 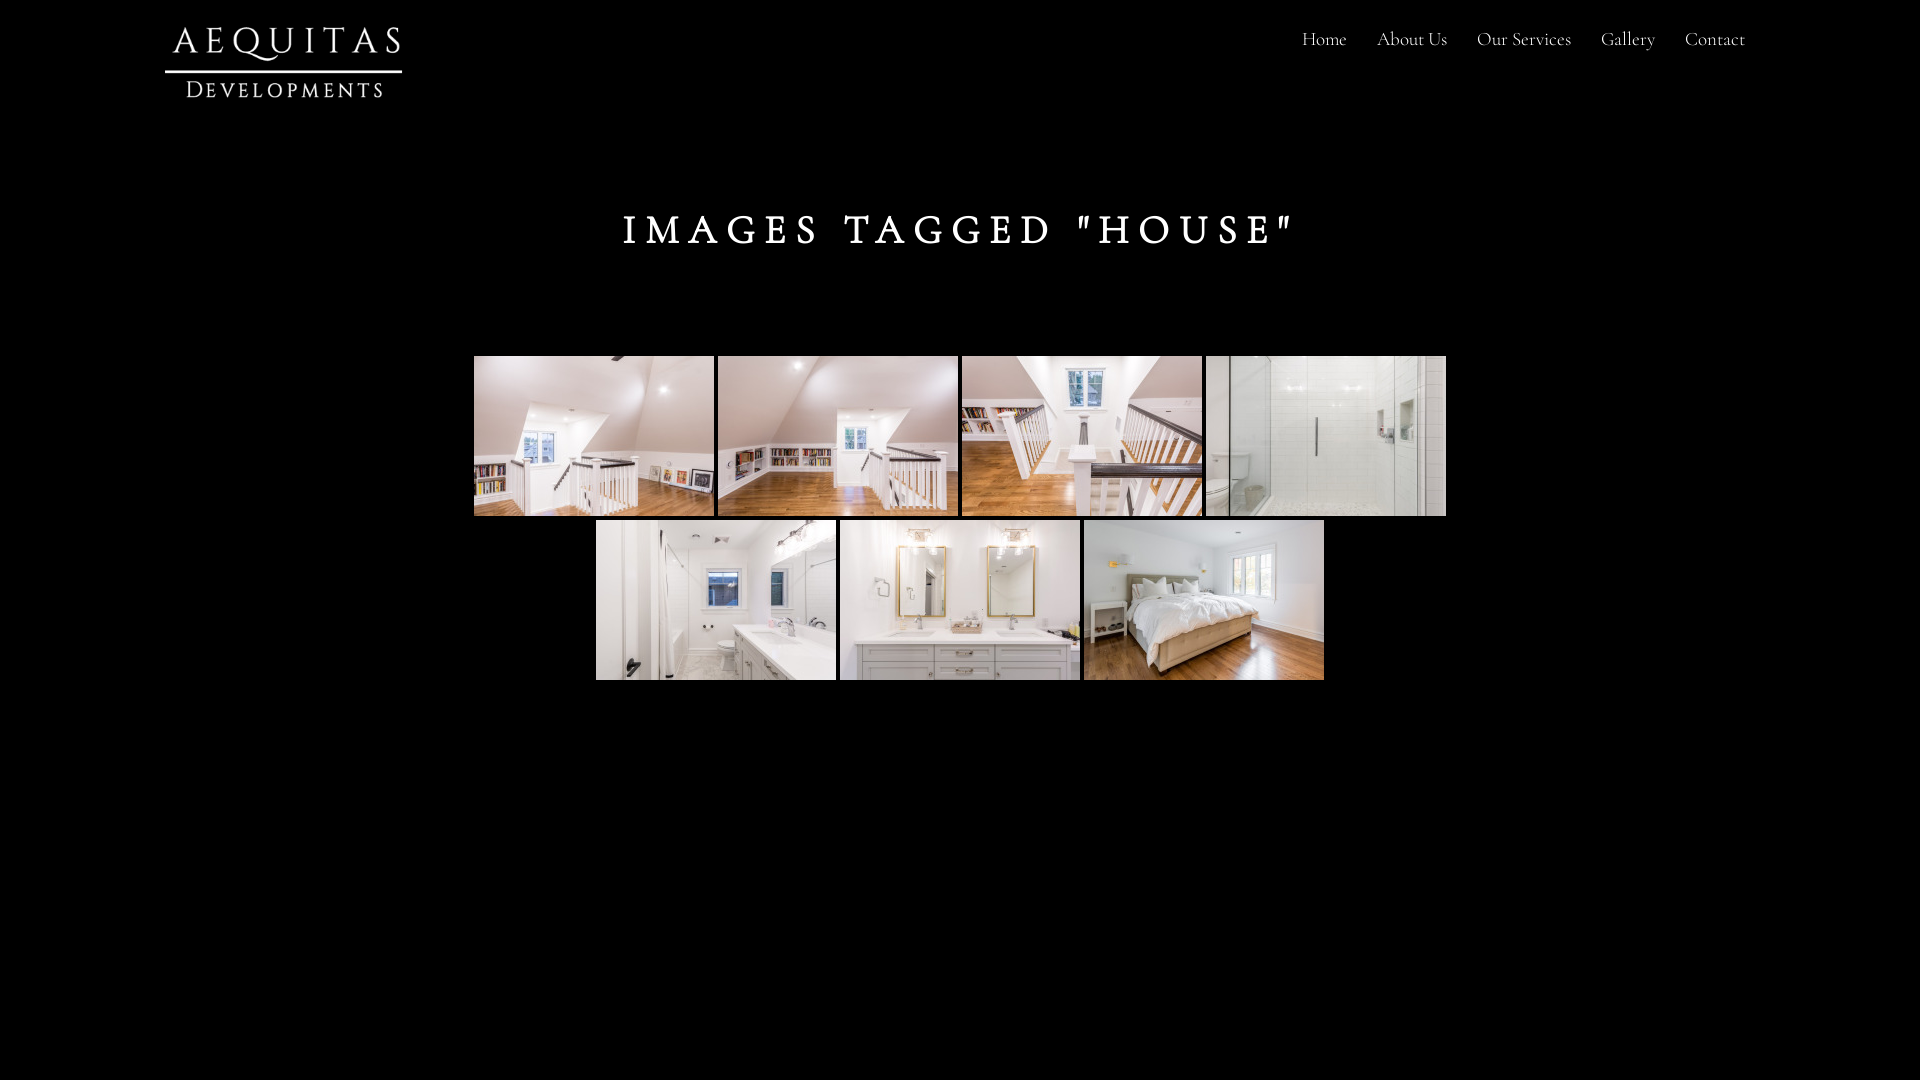 What do you see at coordinates (1324, 39) in the screenshot?
I see `'Home'` at bounding box center [1324, 39].